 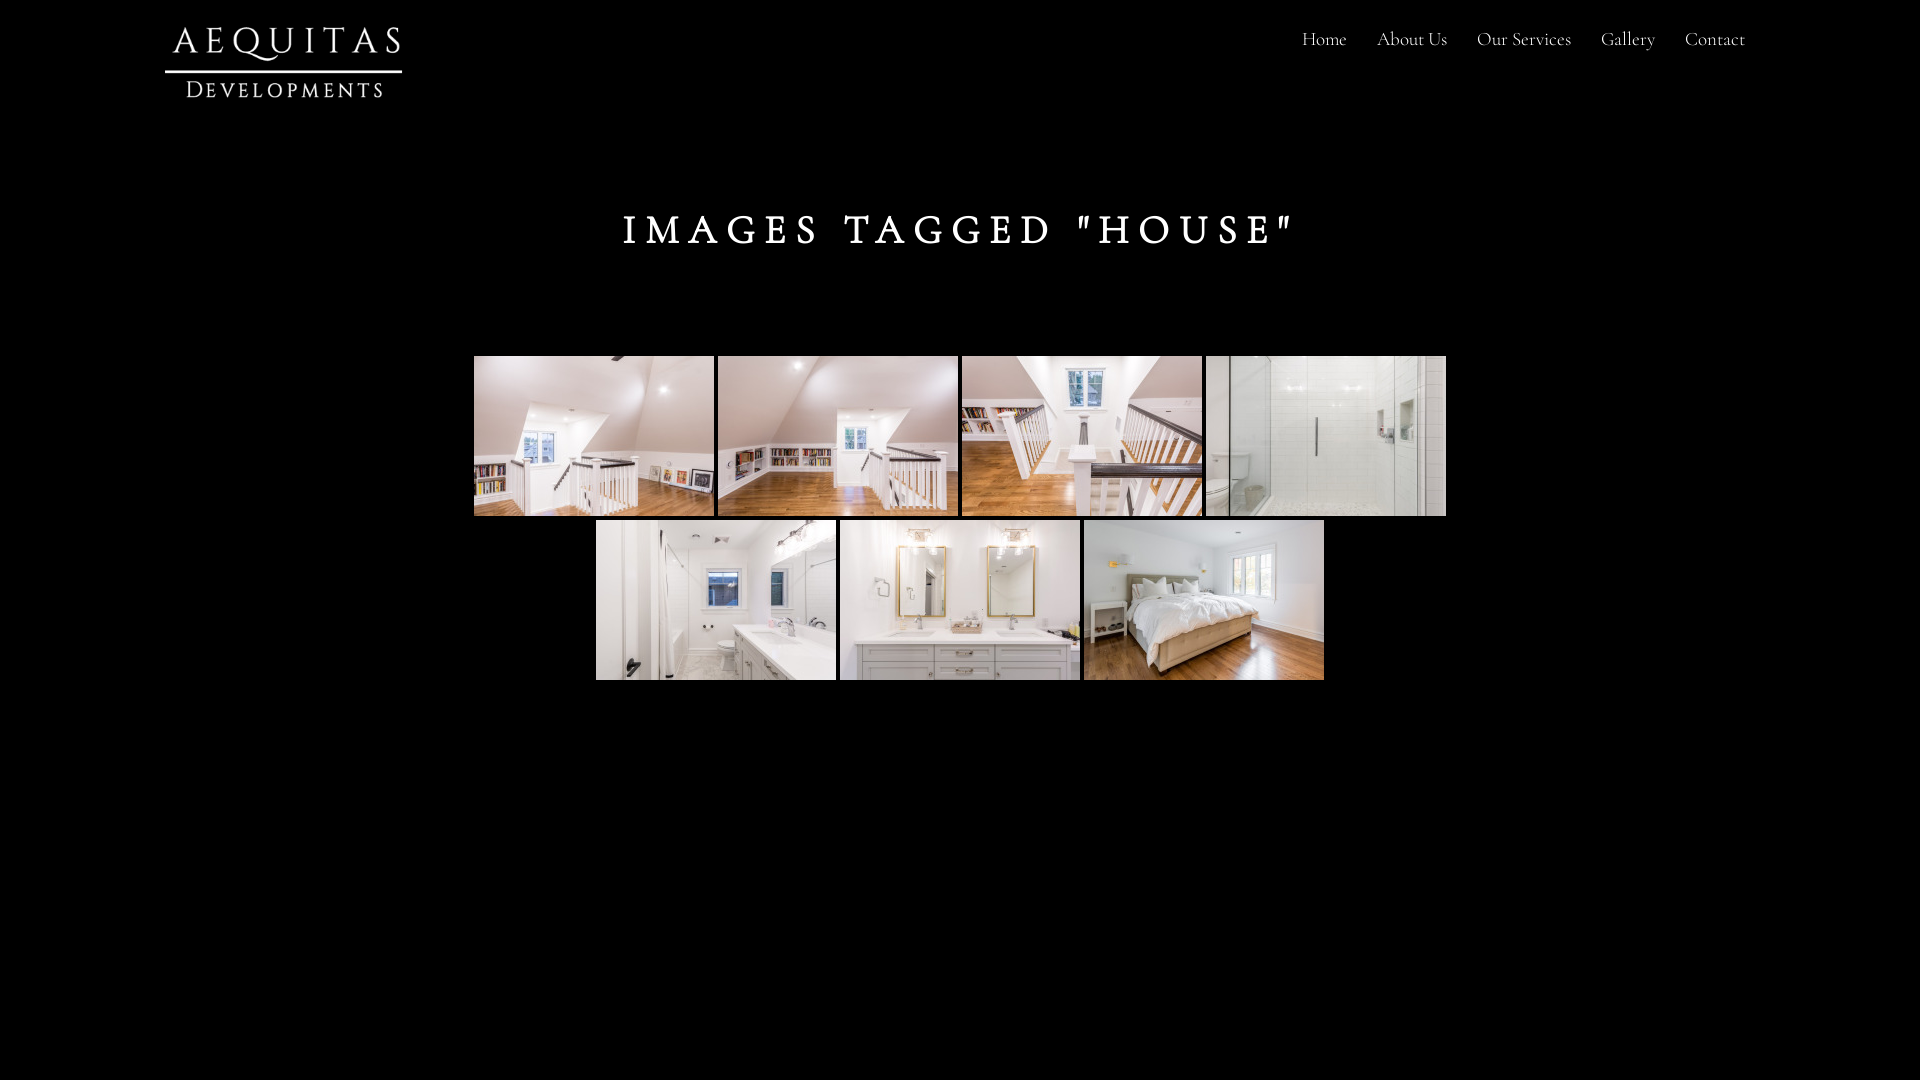 What do you see at coordinates (1324, 39) in the screenshot?
I see `'Home'` at bounding box center [1324, 39].